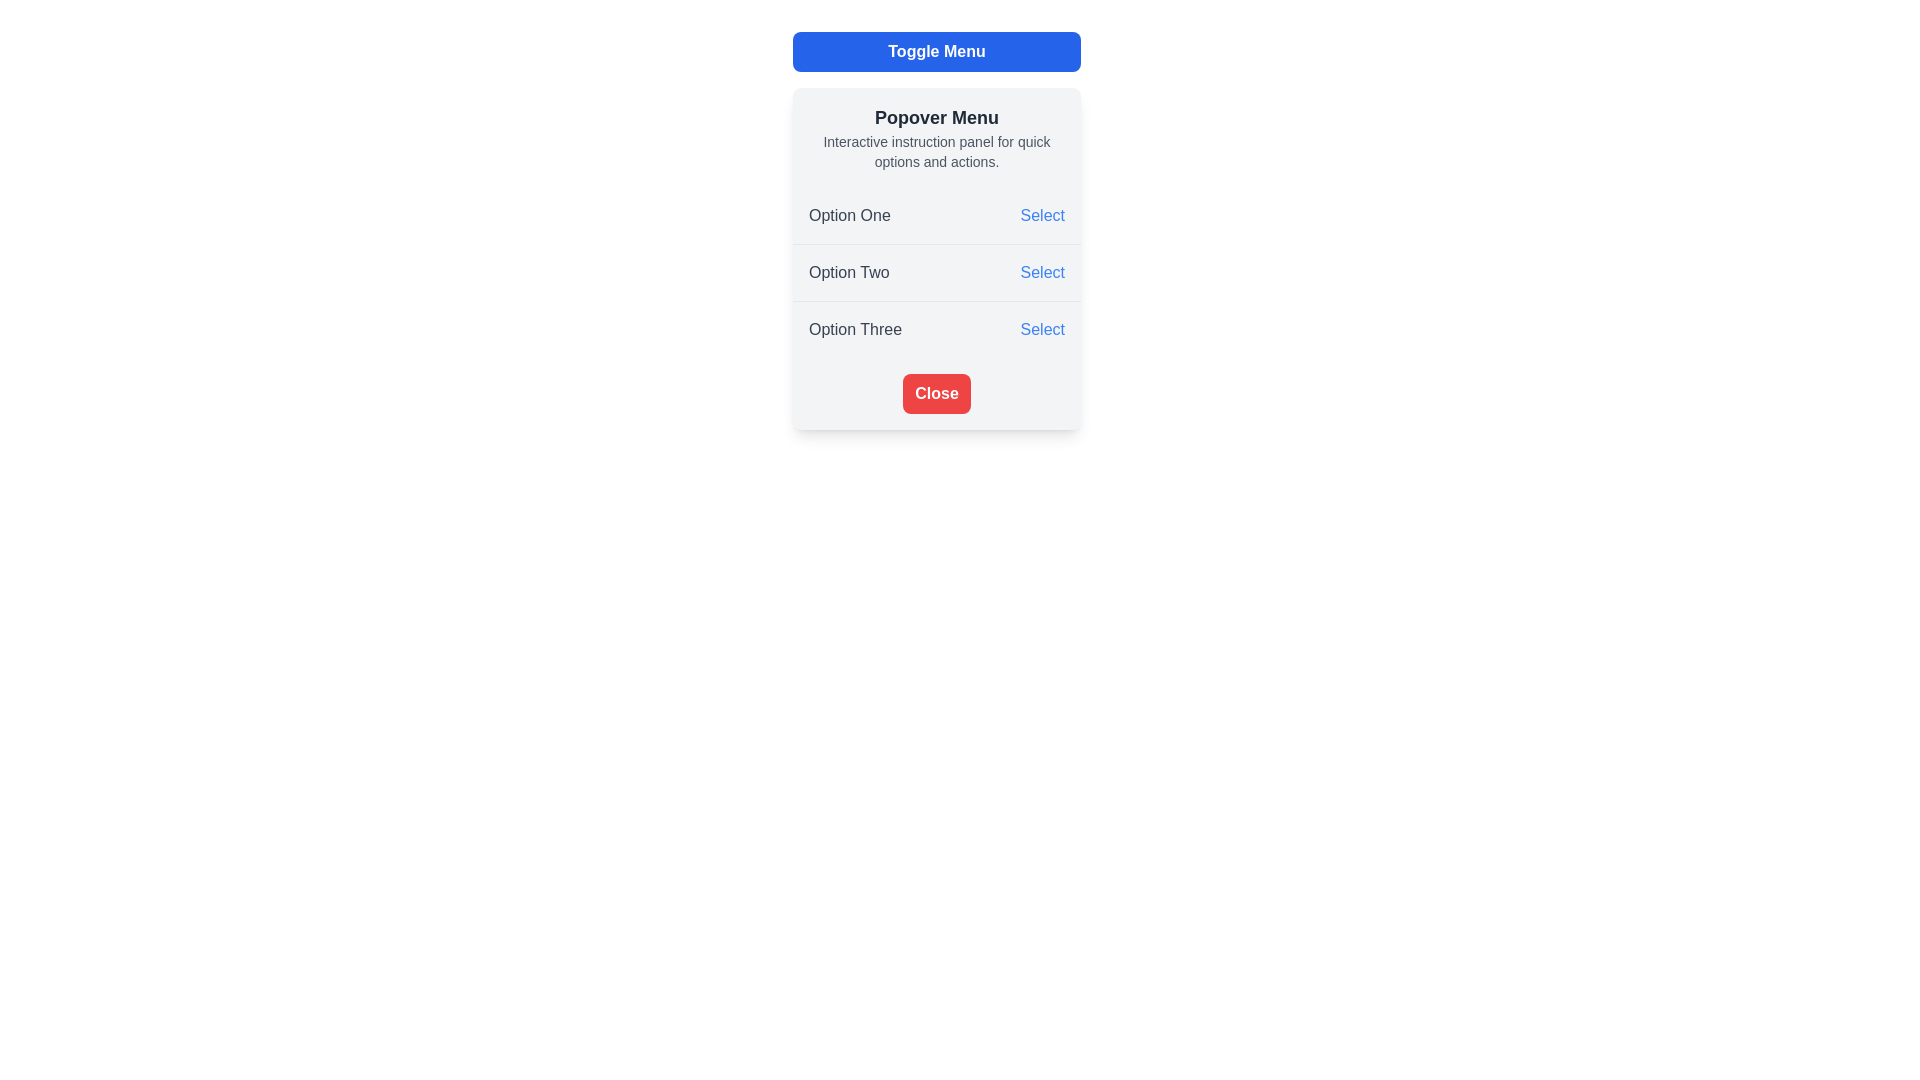  What do you see at coordinates (1041, 329) in the screenshot?
I see `the 'Select' button-like hyperlink located on the right side of the 'Option Three' row in the 'Popover Menu' dialog` at bounding box center [1041, 329].